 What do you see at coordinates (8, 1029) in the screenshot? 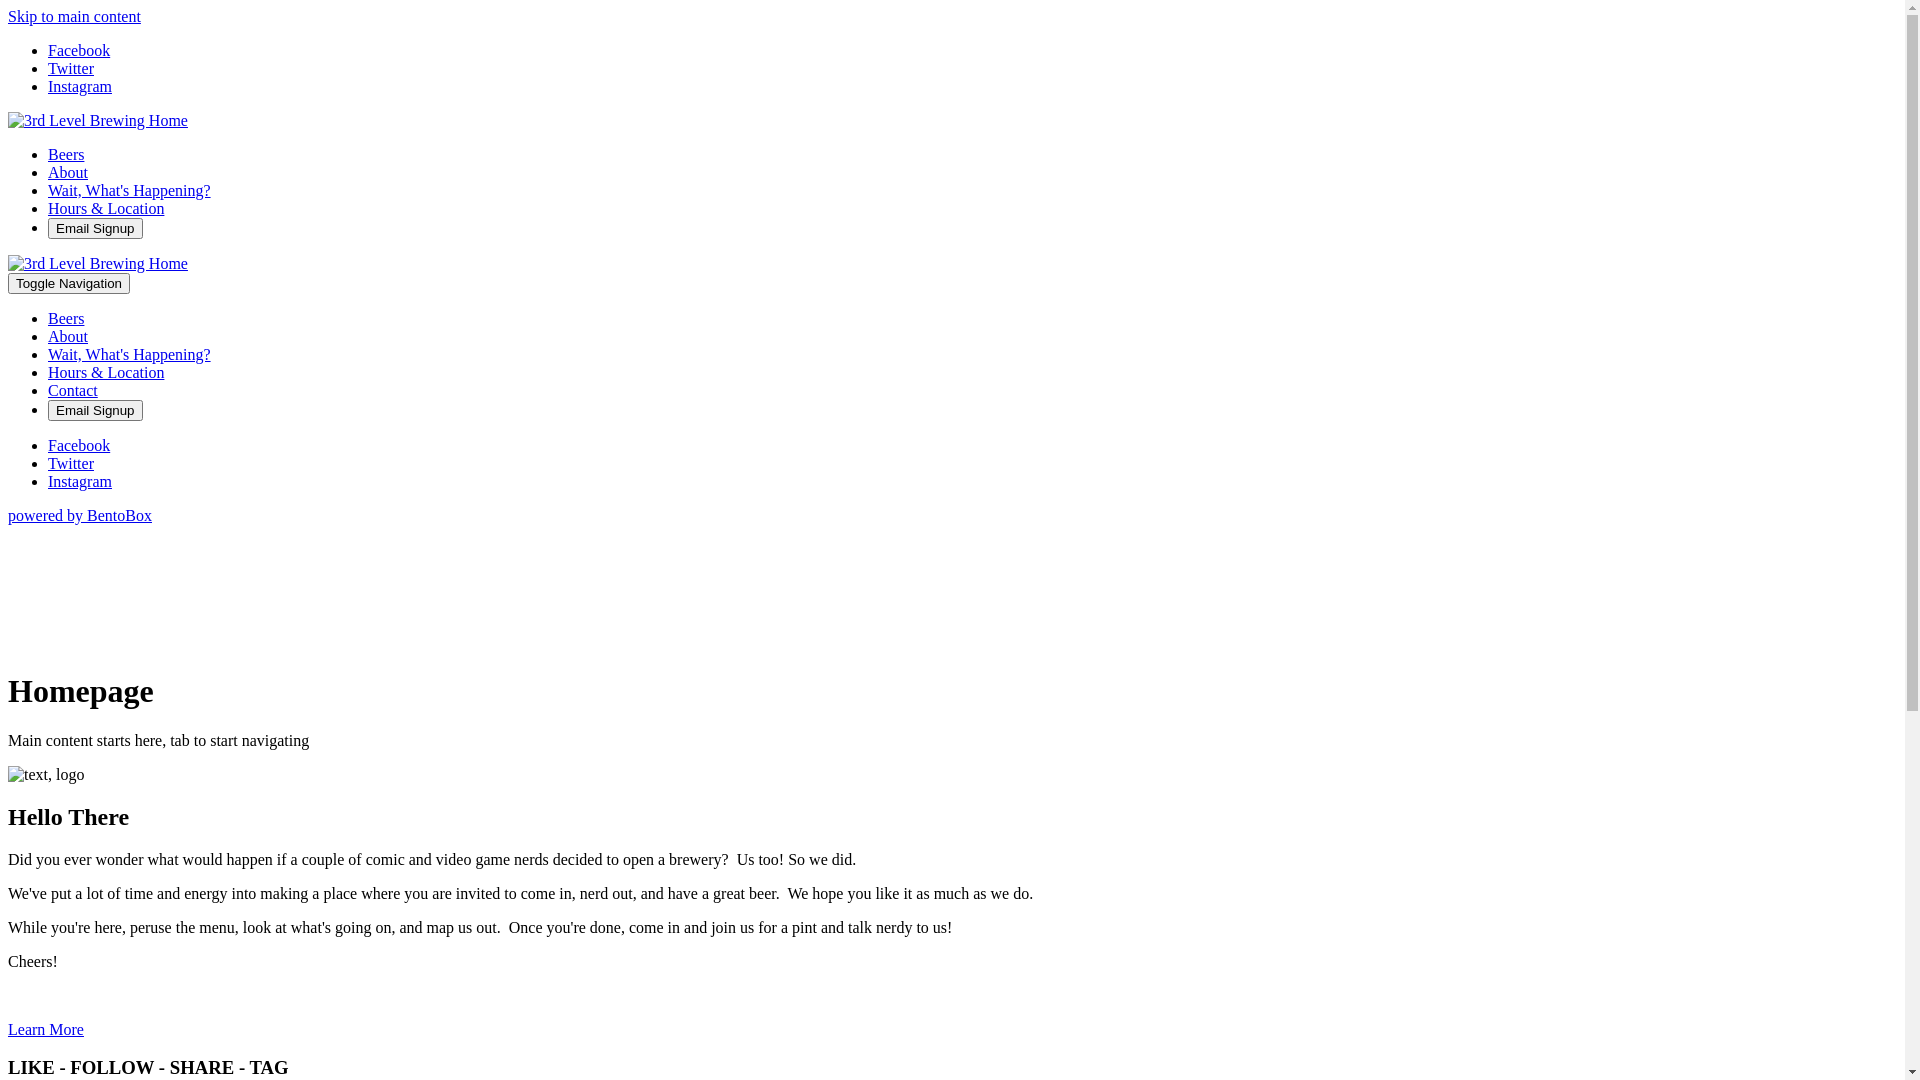
I see `'Learn More'` at bounding box center [8, 1029].